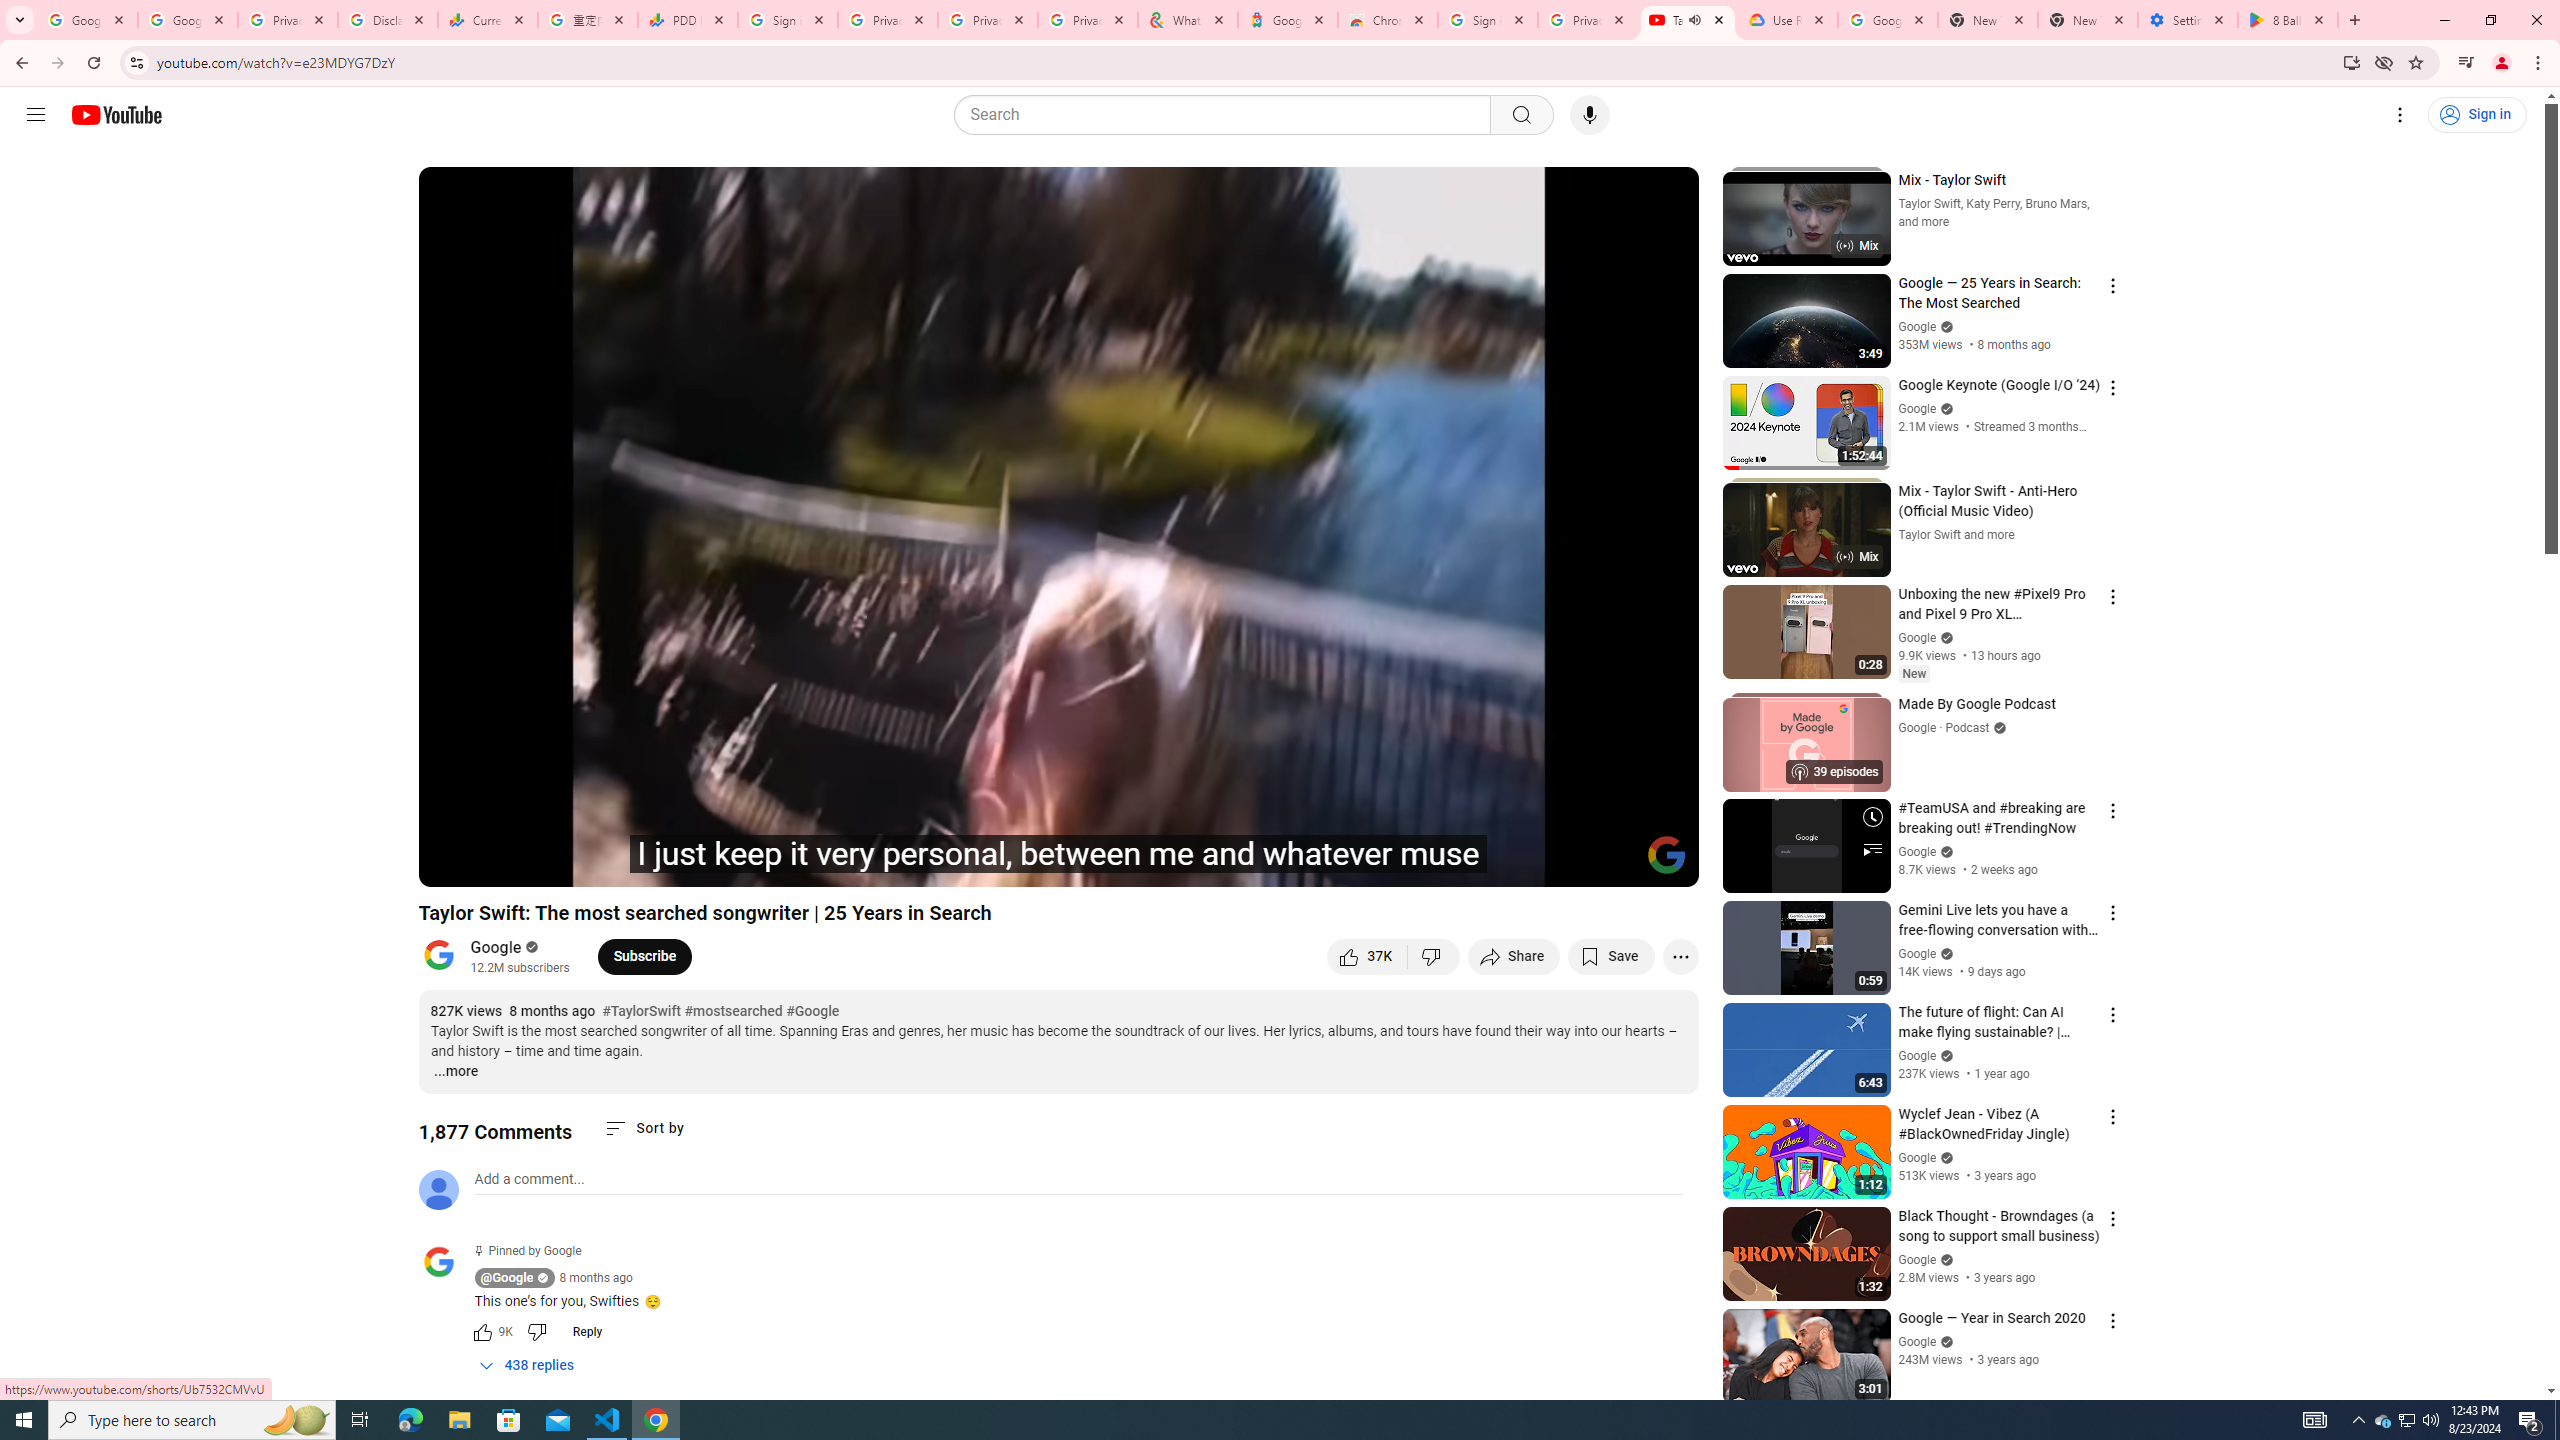  What do you see at coordinates (525, 1364) in the screenshot?
I see `'438 replies'` at bounding box center [525, 1364].